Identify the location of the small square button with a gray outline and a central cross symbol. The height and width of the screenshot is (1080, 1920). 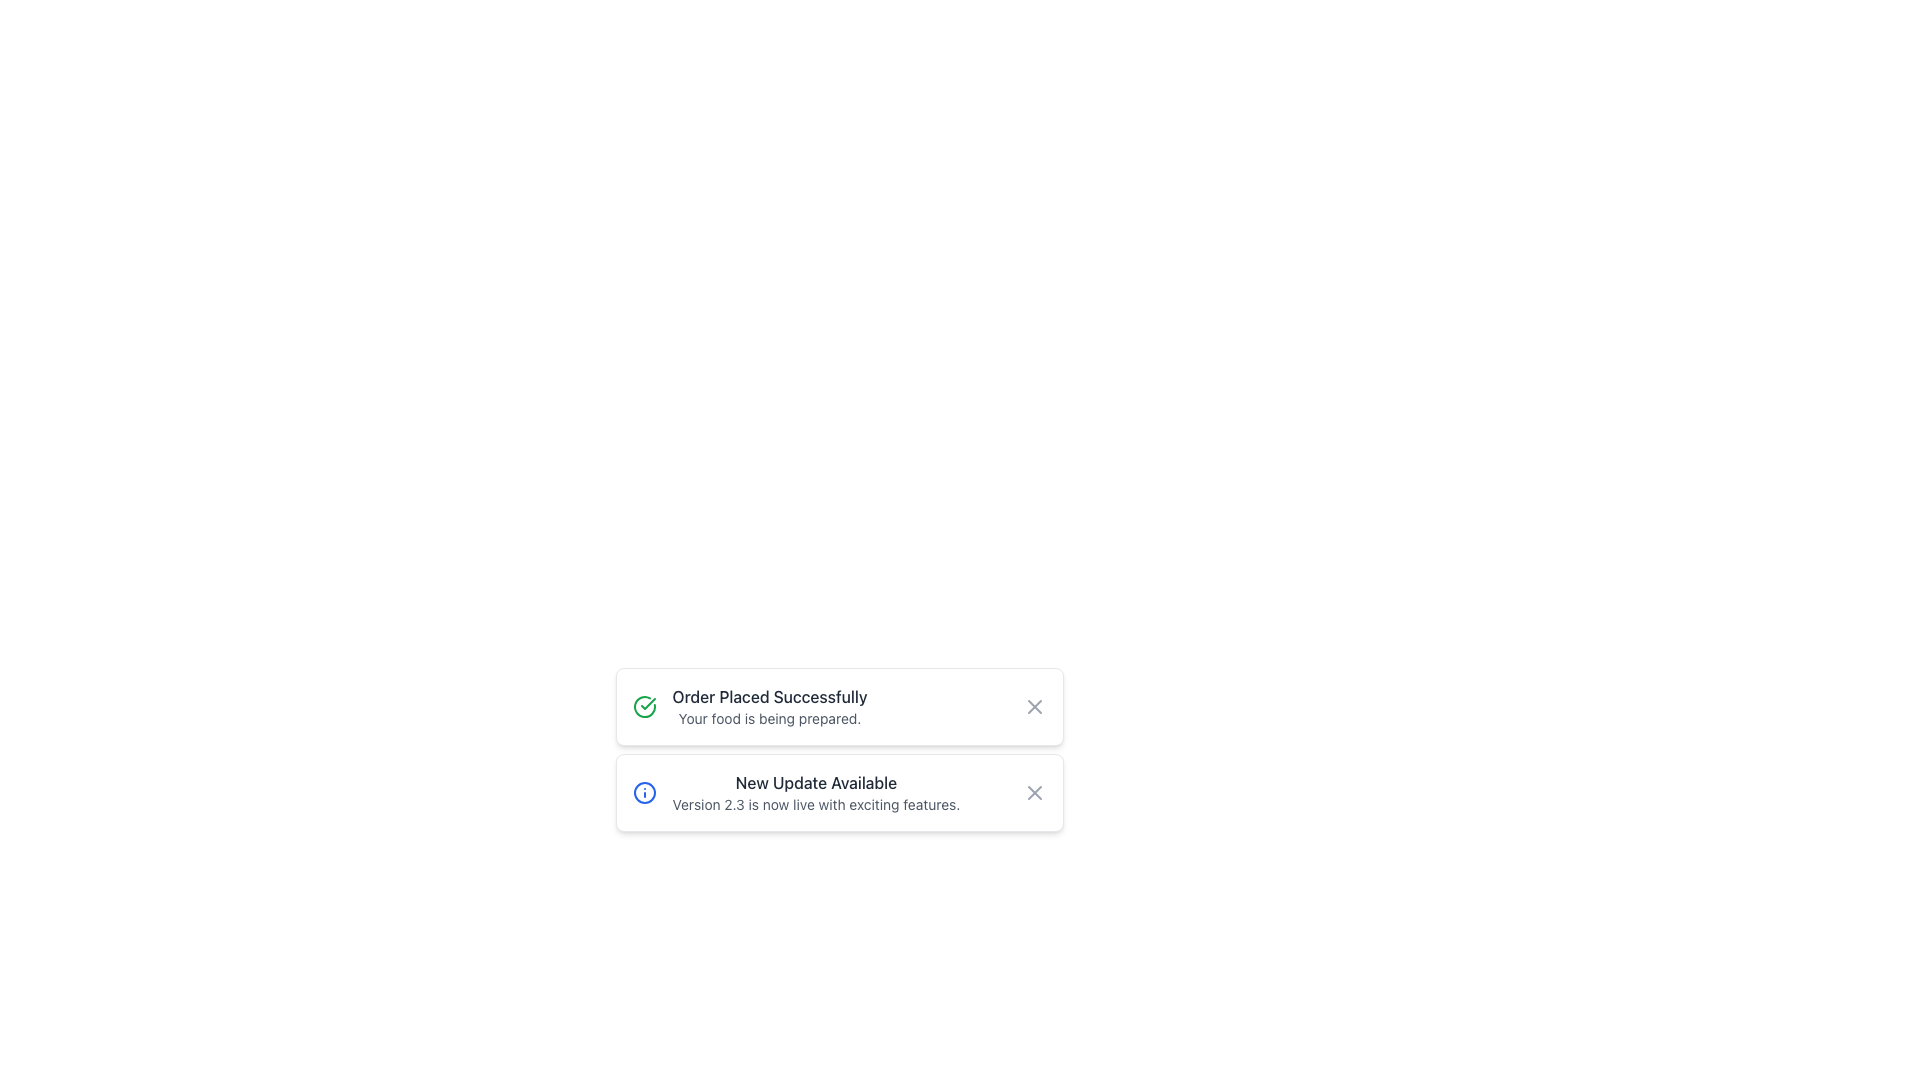
(1034, 792).